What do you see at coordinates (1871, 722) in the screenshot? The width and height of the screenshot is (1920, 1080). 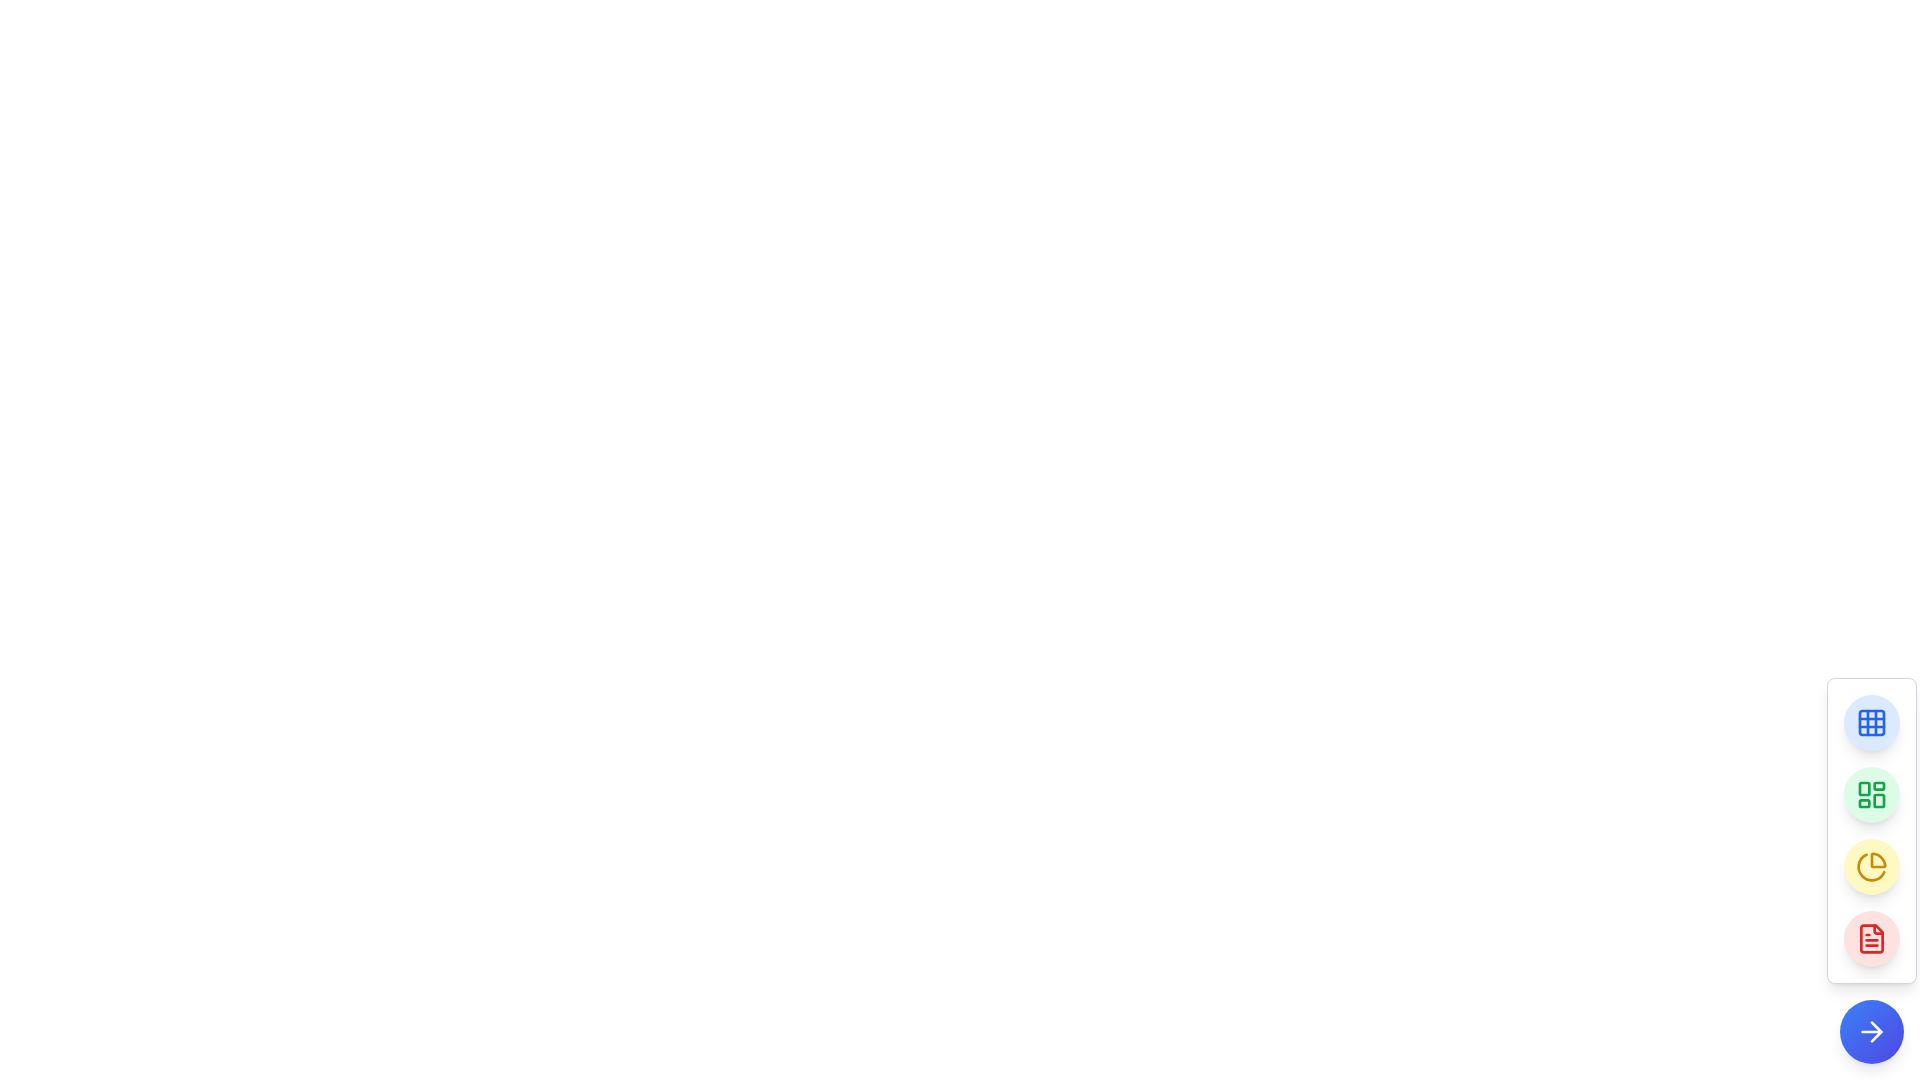 I see `the first circular button located at the bottom-right corner of the interface` at bounding box center [1871, 722].